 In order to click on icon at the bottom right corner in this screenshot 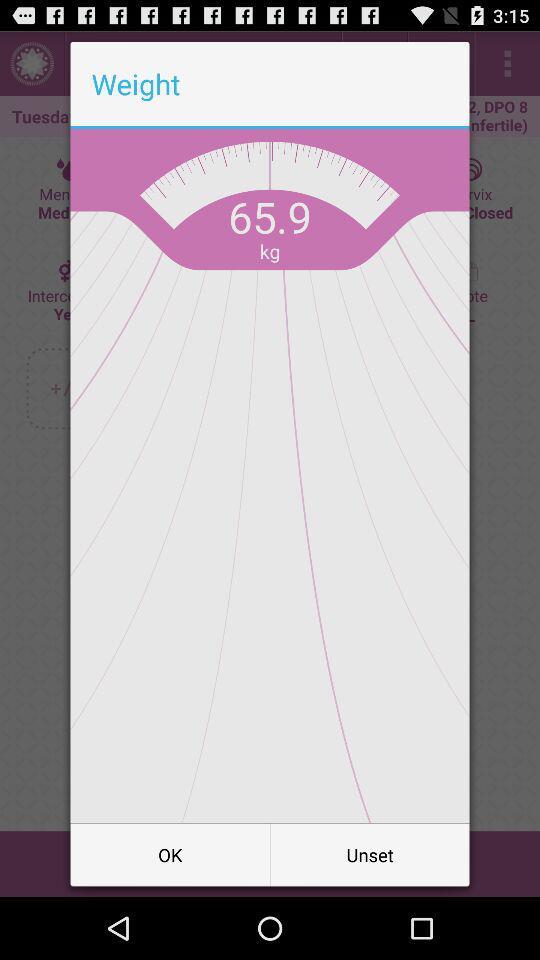, I will do `click(369, 853)`.